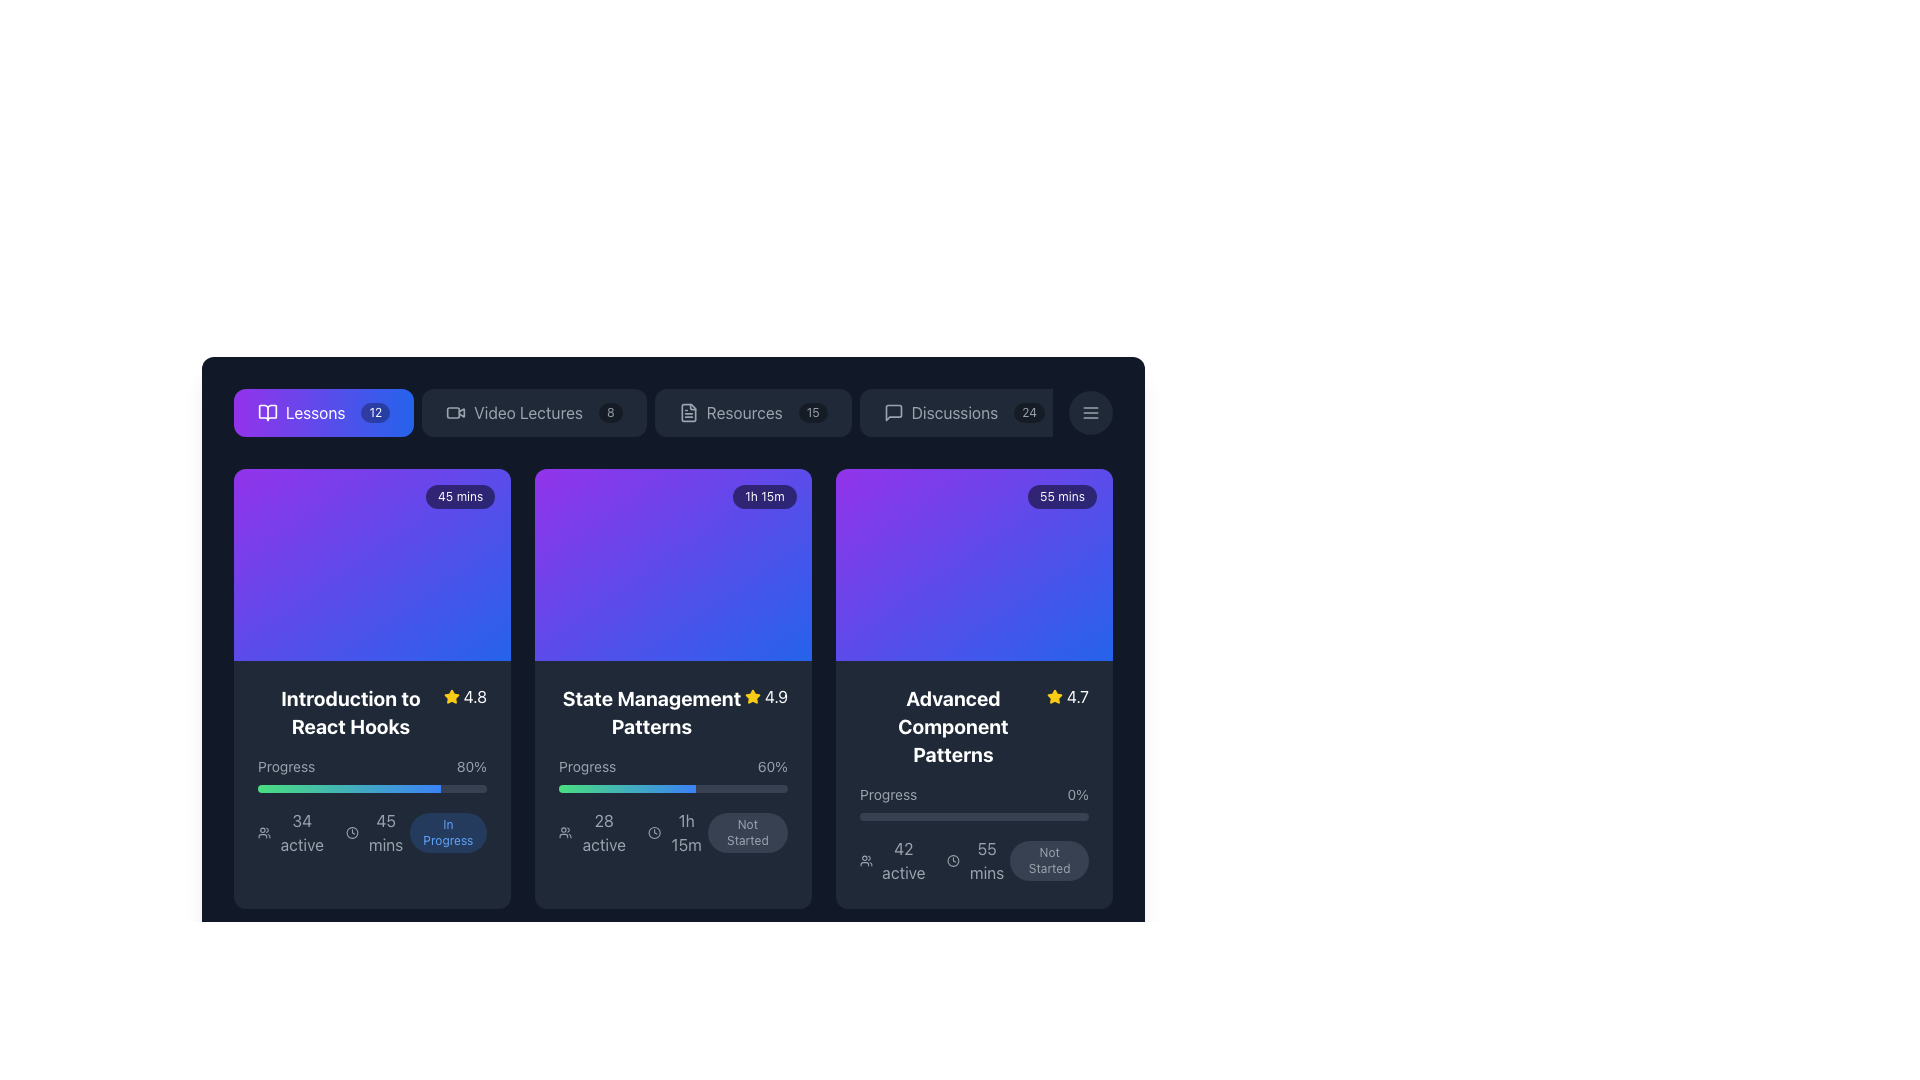 Image resolution: width=1920 pixels, height=1080 pixels. I want to click on the static text label indicating 0% progress, located in the lower-right portion of the 'Advanced Component Patterns' card, right of the word 'Progress', so click(1077, 793).